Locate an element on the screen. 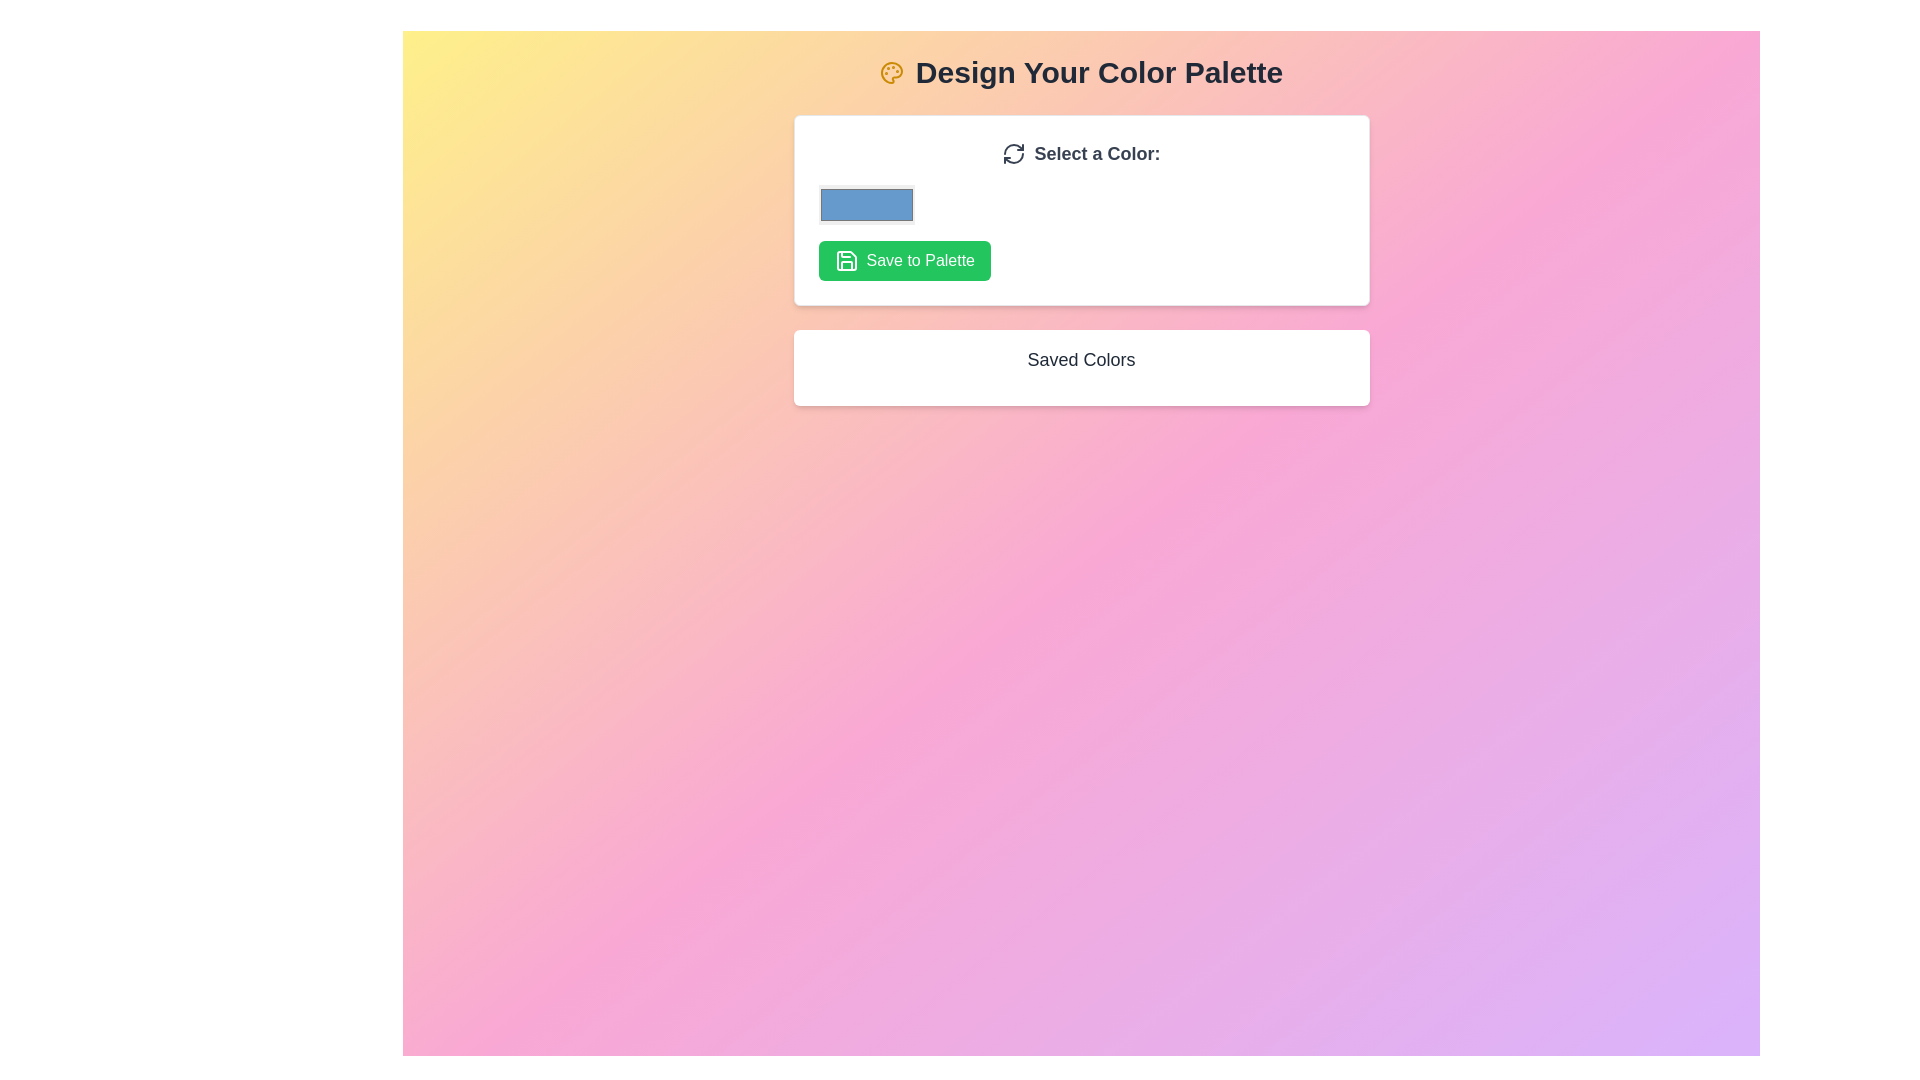  the refresh icon button located immediately to the left of the 'Select a Color:' text in the 'Design Your Color Palette' section to reset the color selection is located at coordinates (1014, 153).